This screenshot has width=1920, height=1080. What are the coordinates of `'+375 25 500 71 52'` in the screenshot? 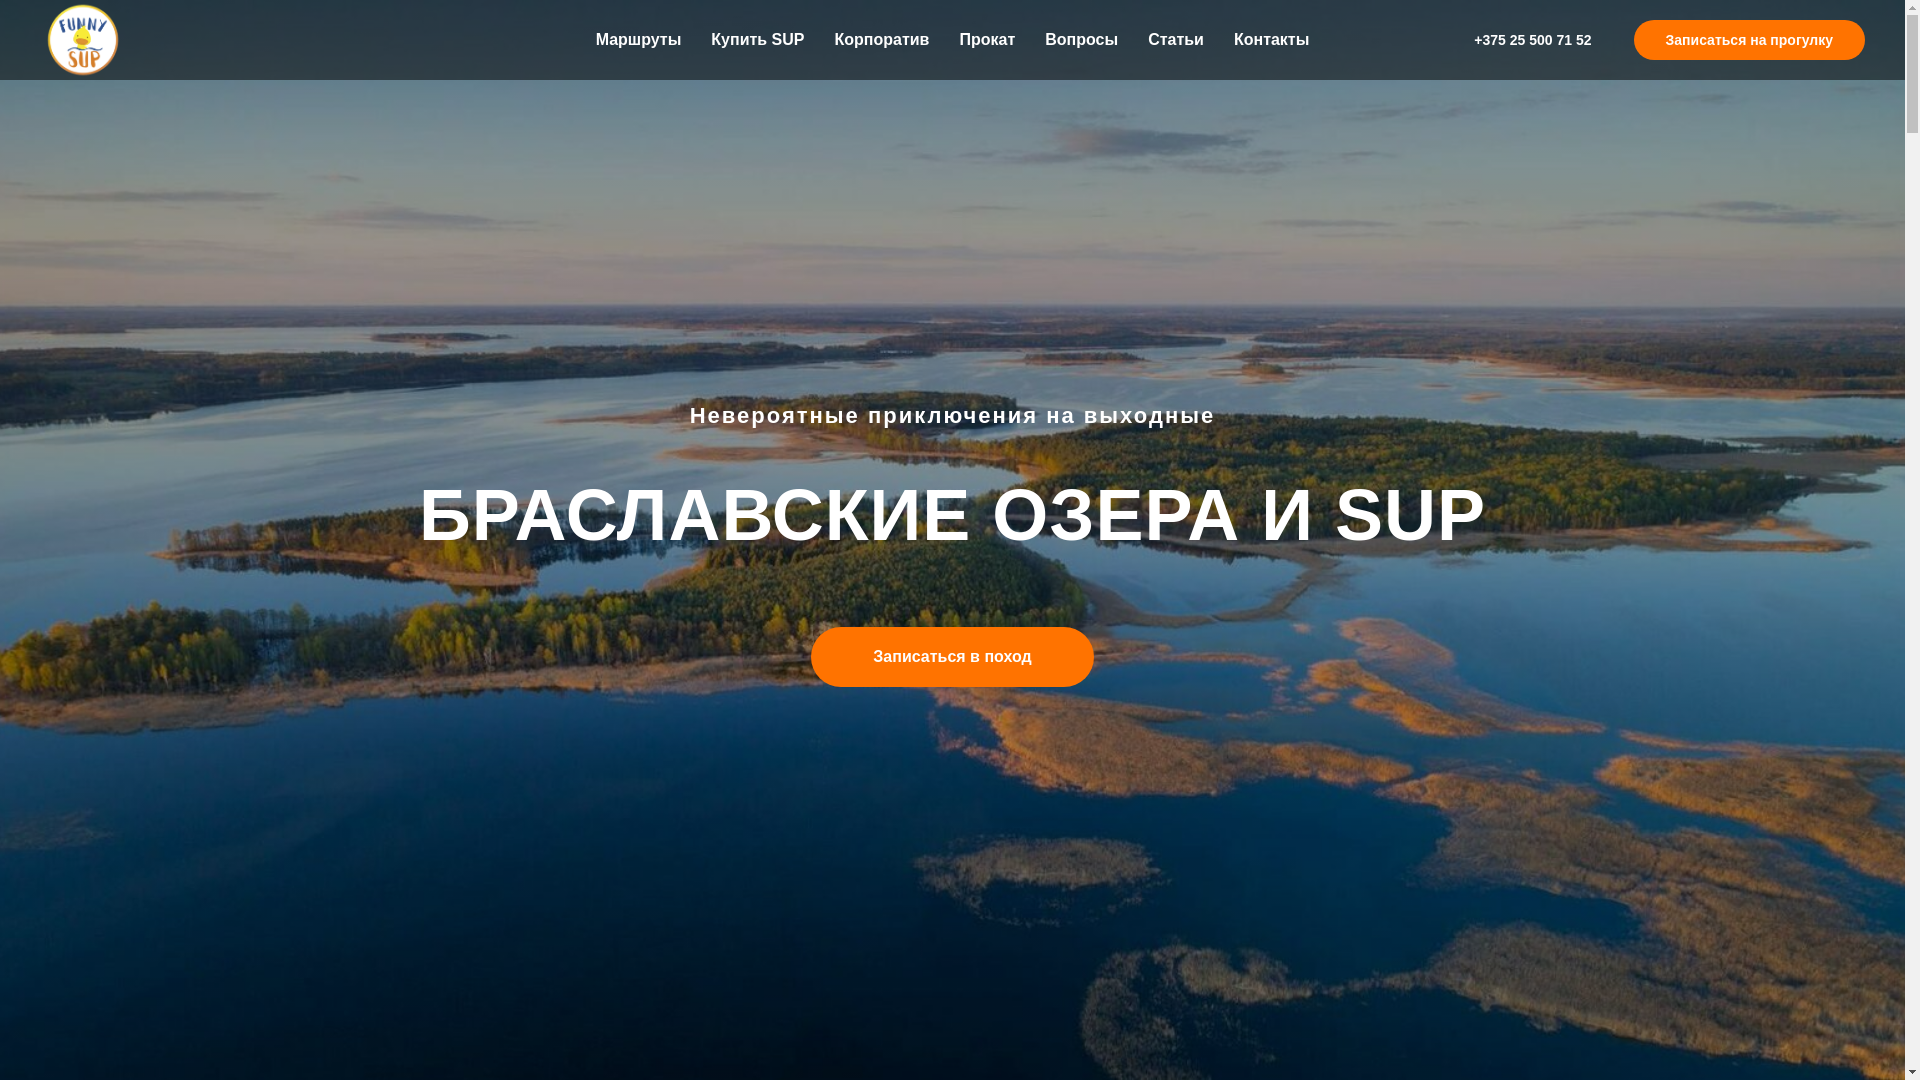 It's located at (1531, 39).